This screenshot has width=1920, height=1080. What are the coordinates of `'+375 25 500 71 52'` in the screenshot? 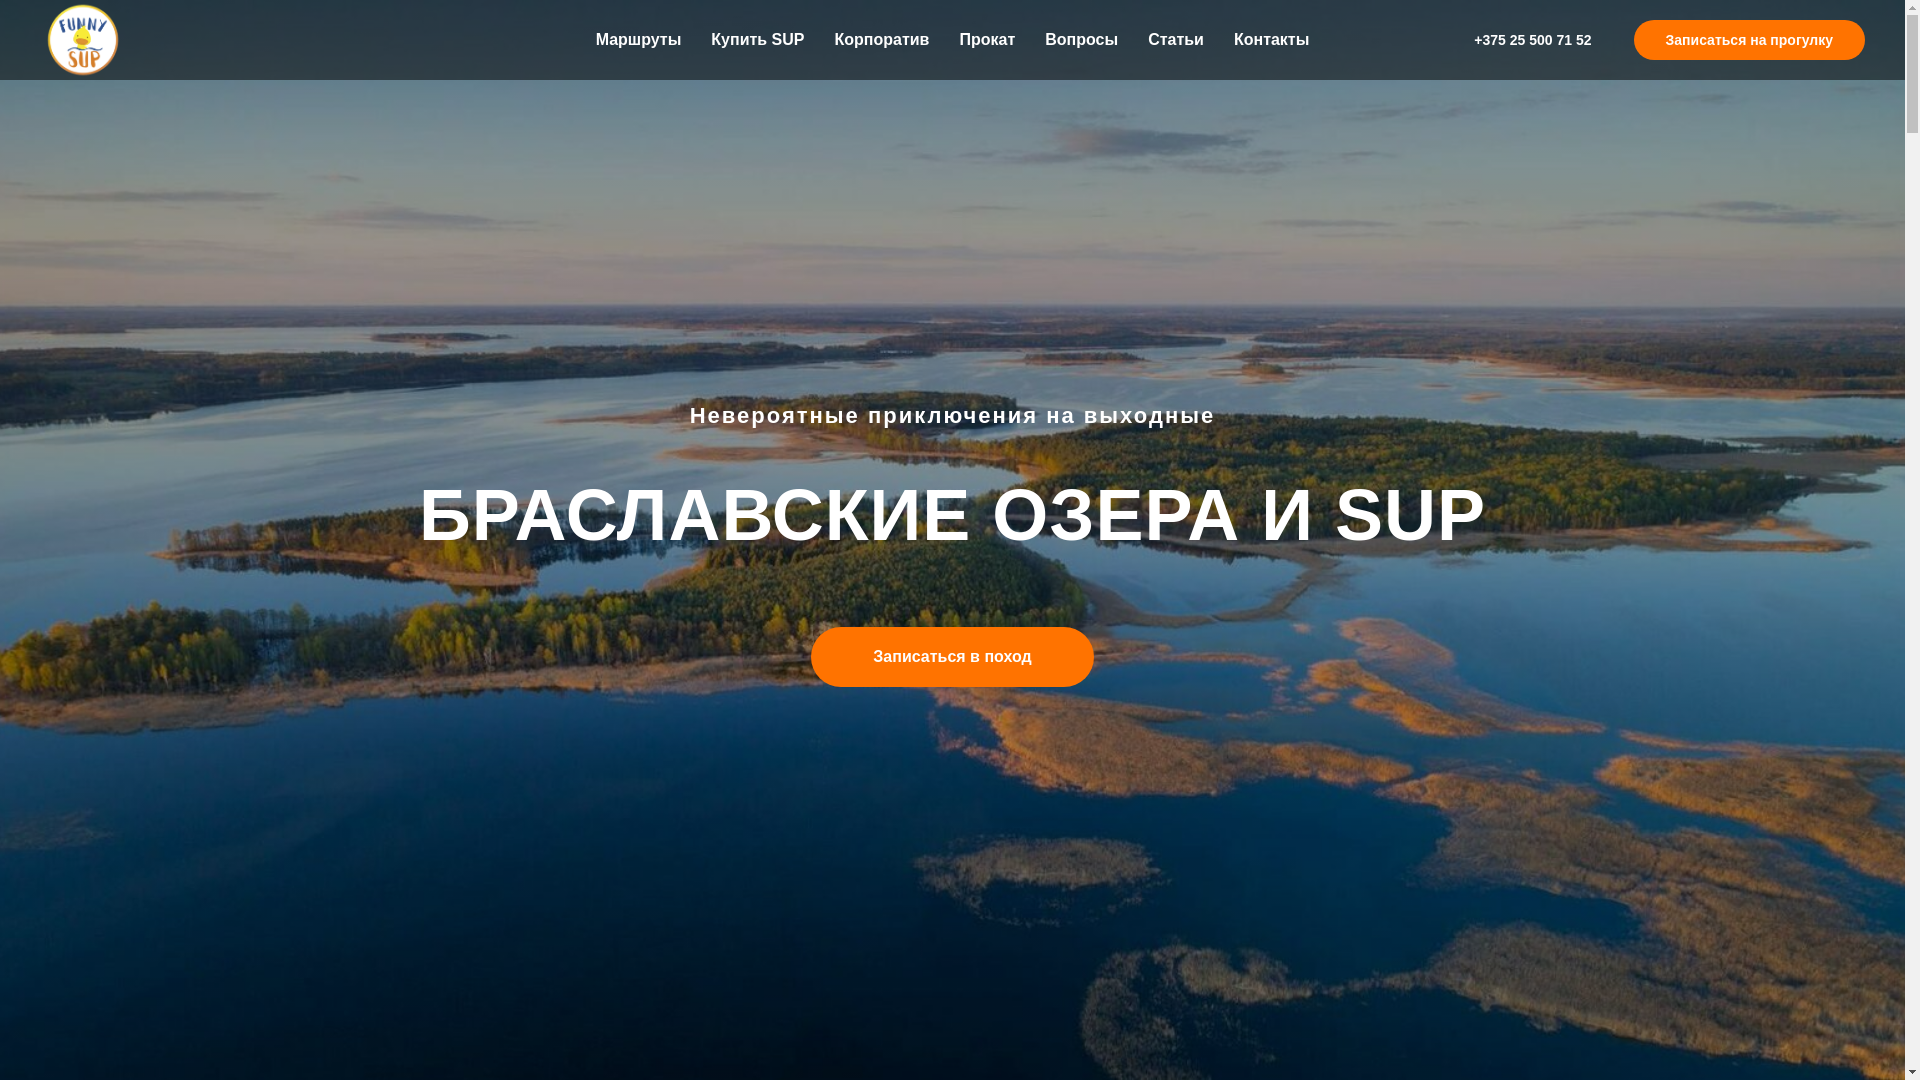 It's located at (1531, 39).